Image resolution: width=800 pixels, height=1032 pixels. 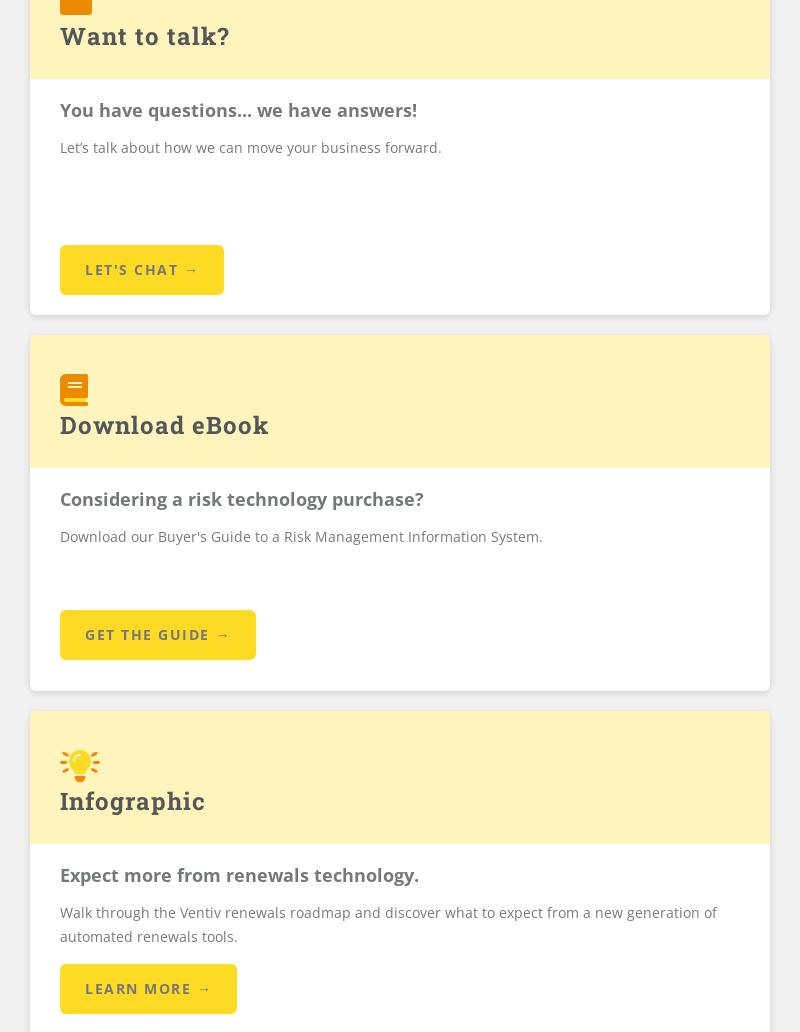 What do you see at coordinates (59, 145) in the screenshot?
I see `'Let’s talk about how we can move your business forward.'` at bounding box center [59, 145].